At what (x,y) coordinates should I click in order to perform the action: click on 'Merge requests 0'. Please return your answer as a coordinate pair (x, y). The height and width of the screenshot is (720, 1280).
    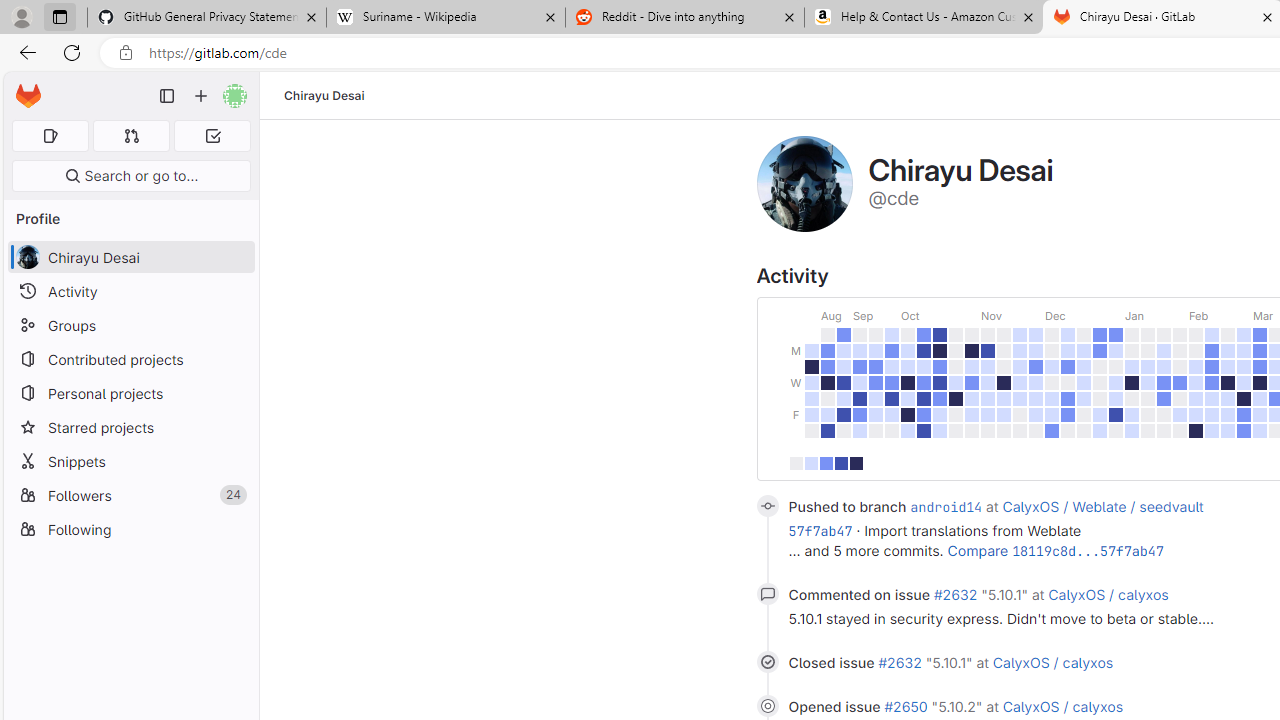
    Looking at the image, I should click on (130, 135).